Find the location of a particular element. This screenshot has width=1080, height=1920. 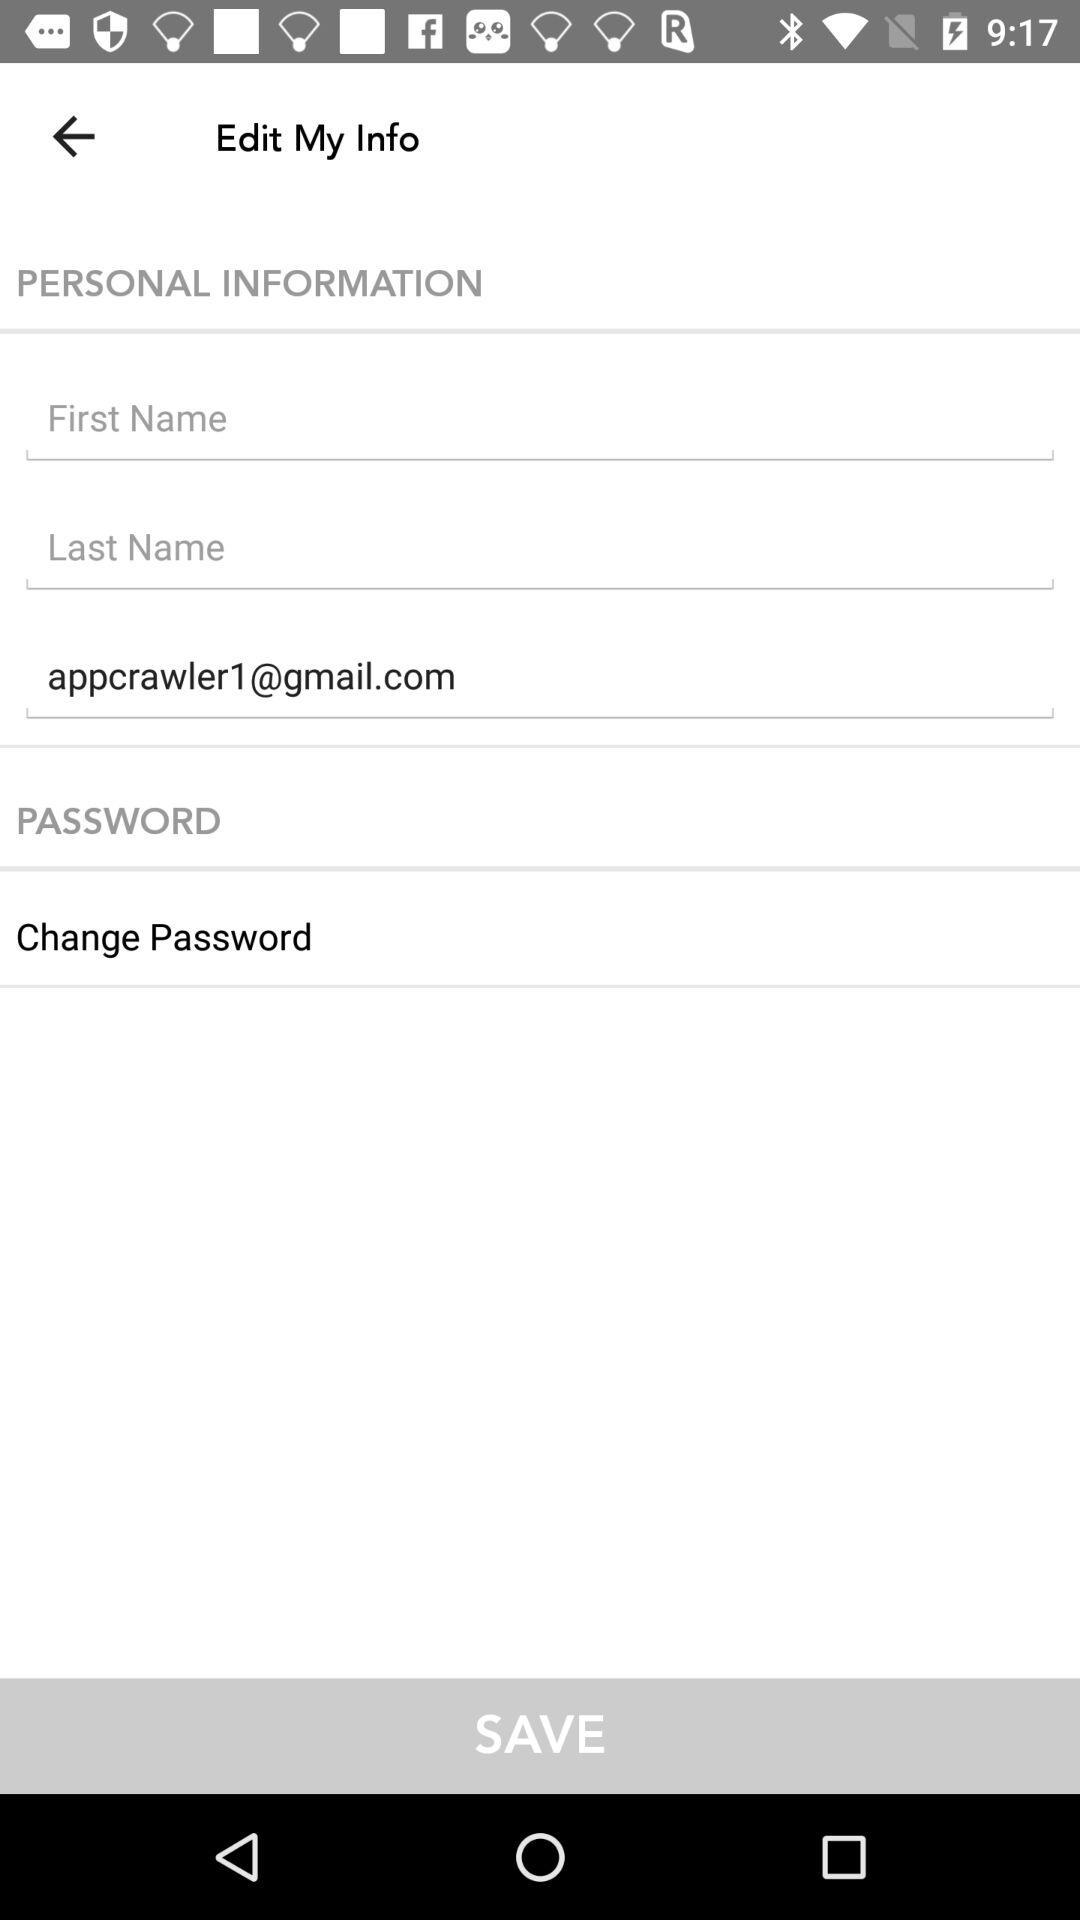

the item at the top left corner is located at coordinates (72, 135).